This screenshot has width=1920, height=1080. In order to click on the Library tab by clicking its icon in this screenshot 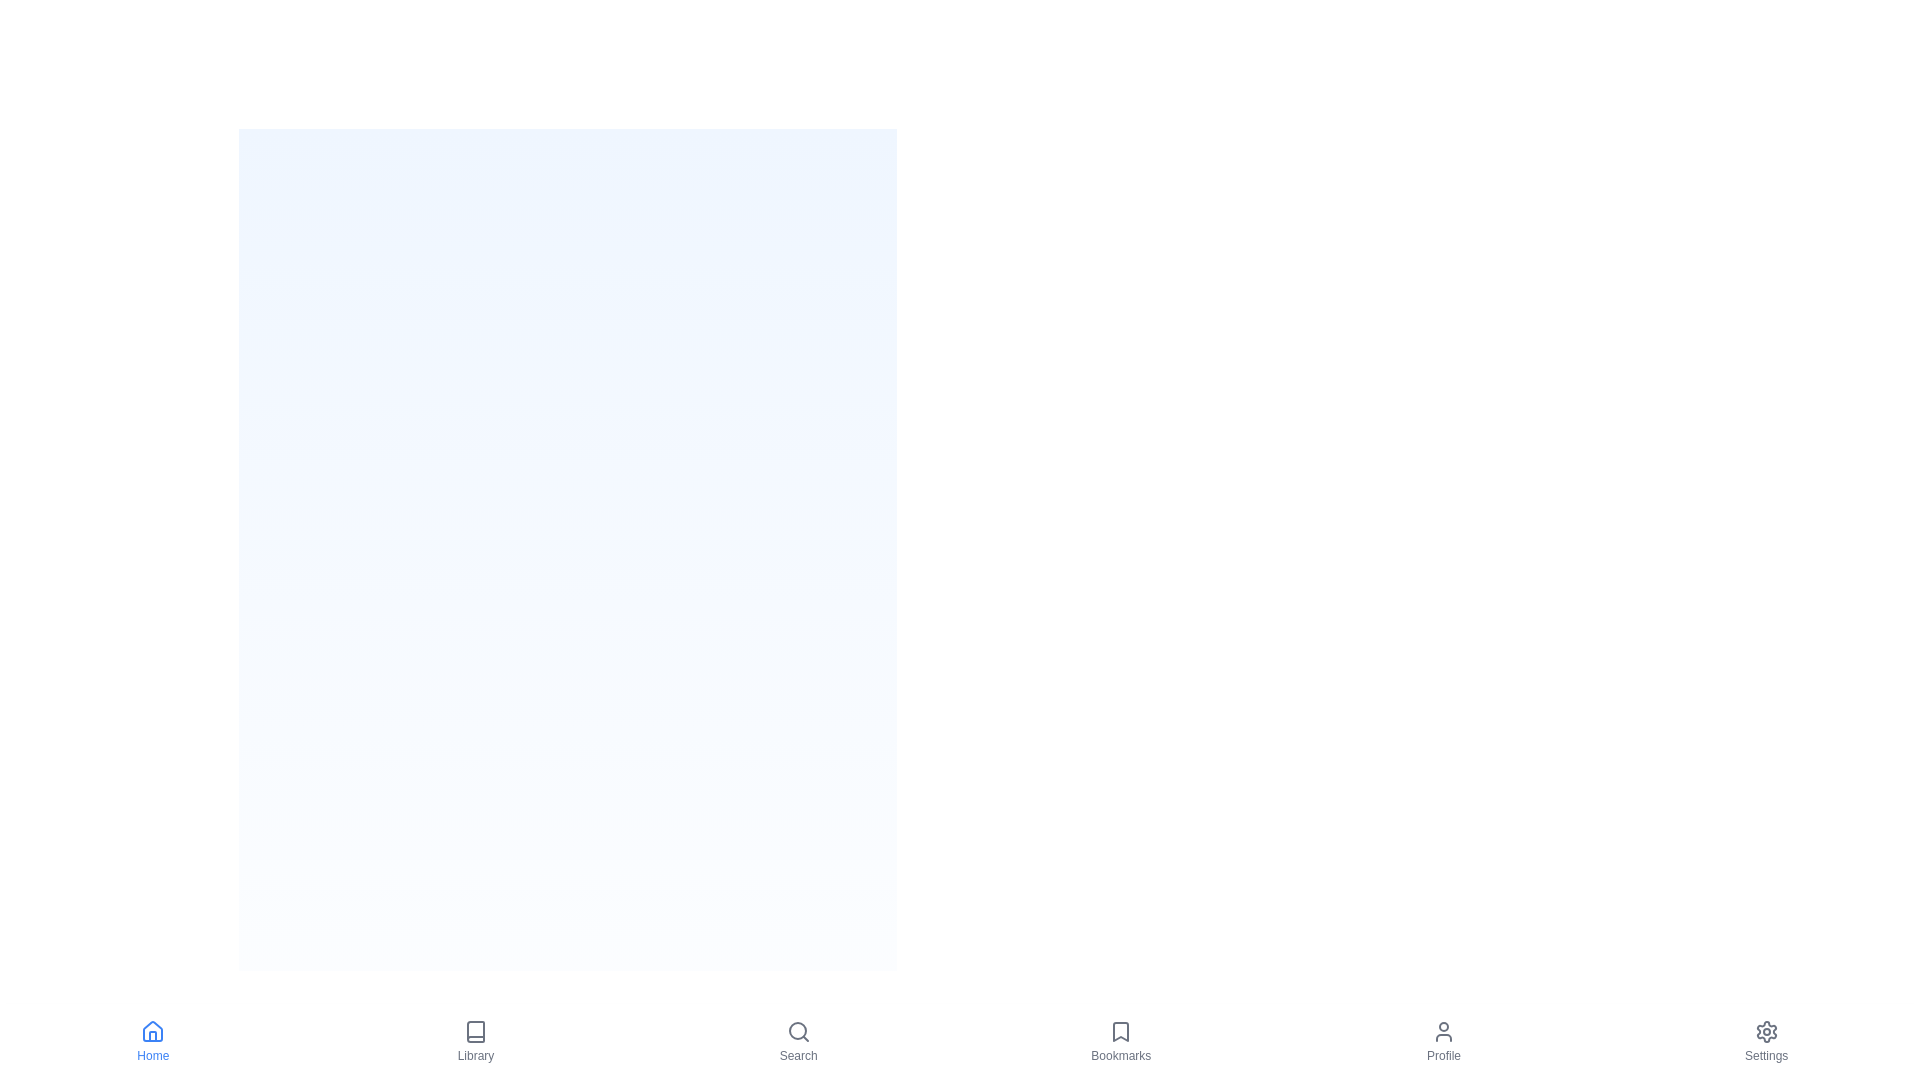, I will do `click(474, 1040)`.